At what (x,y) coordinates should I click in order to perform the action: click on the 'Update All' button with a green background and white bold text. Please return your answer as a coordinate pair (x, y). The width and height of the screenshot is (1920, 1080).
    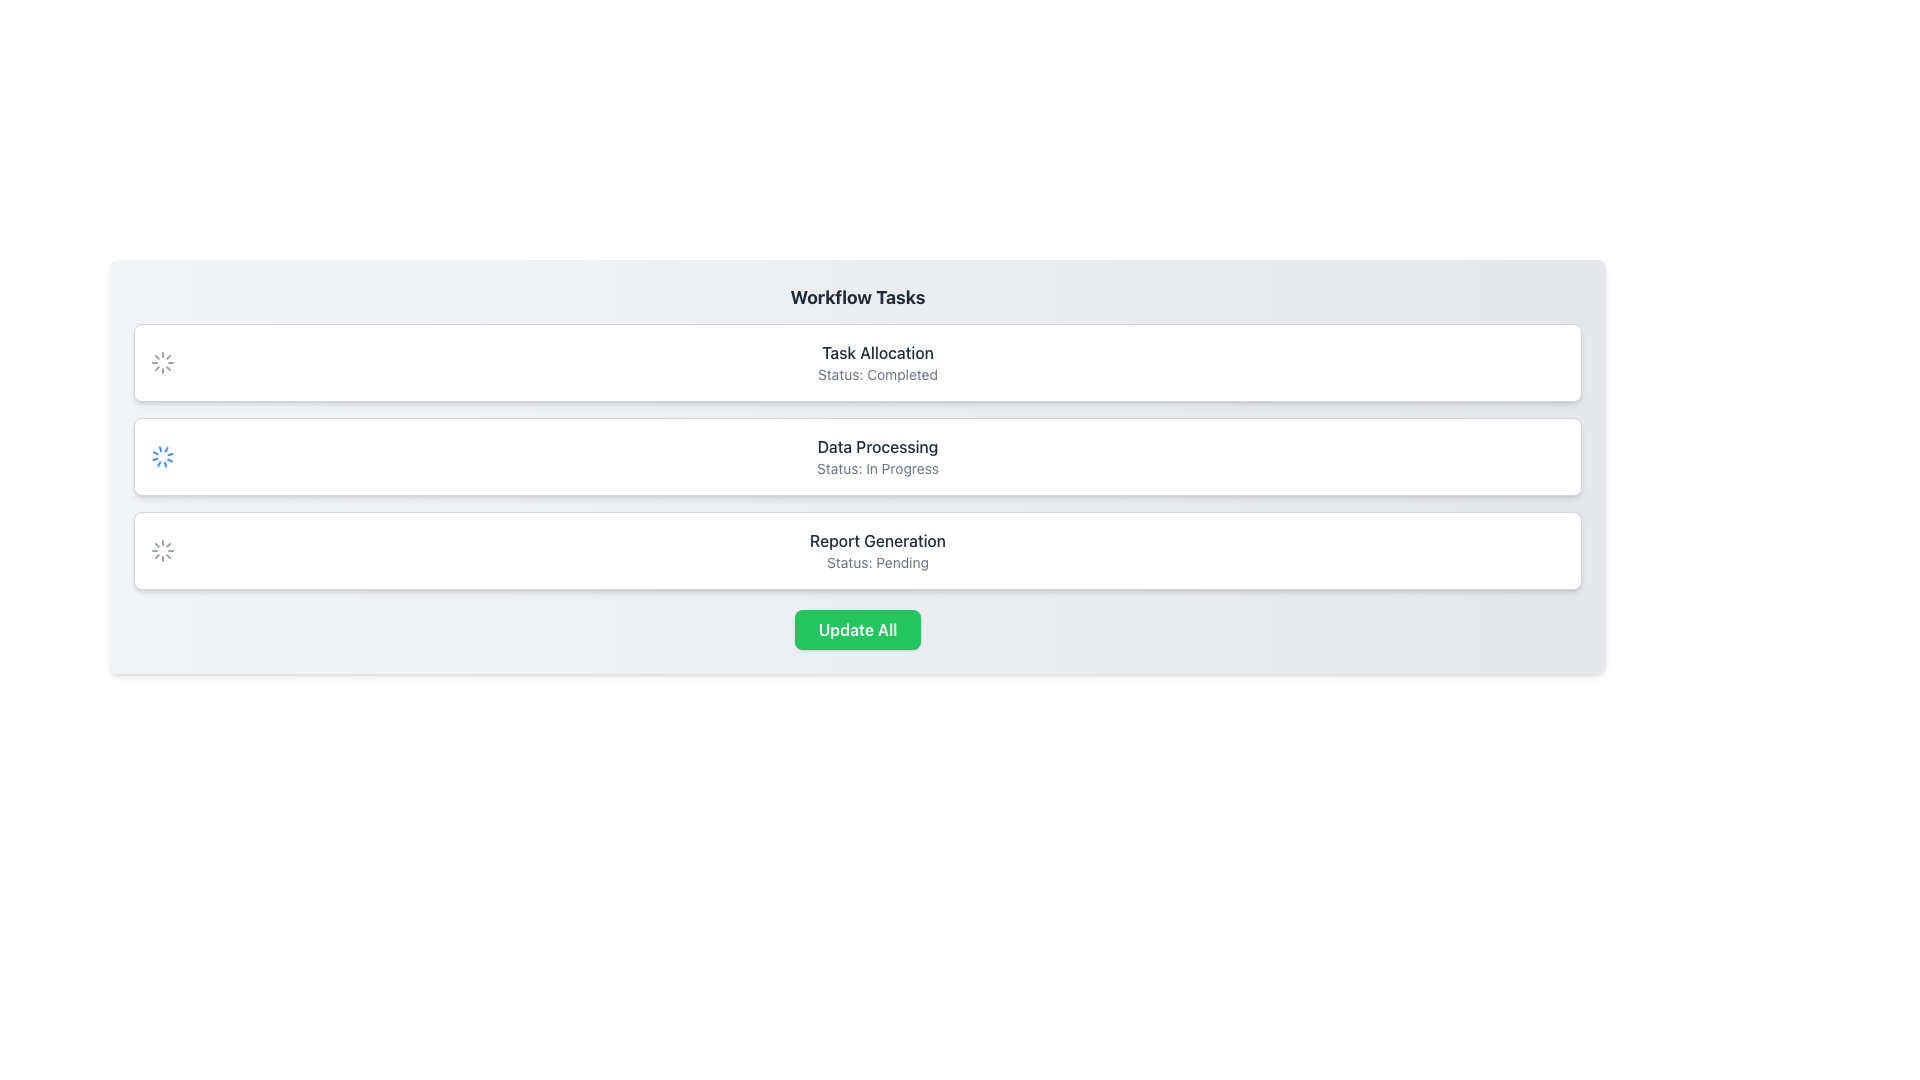
    Looking at the image, I should click on (858, 628).